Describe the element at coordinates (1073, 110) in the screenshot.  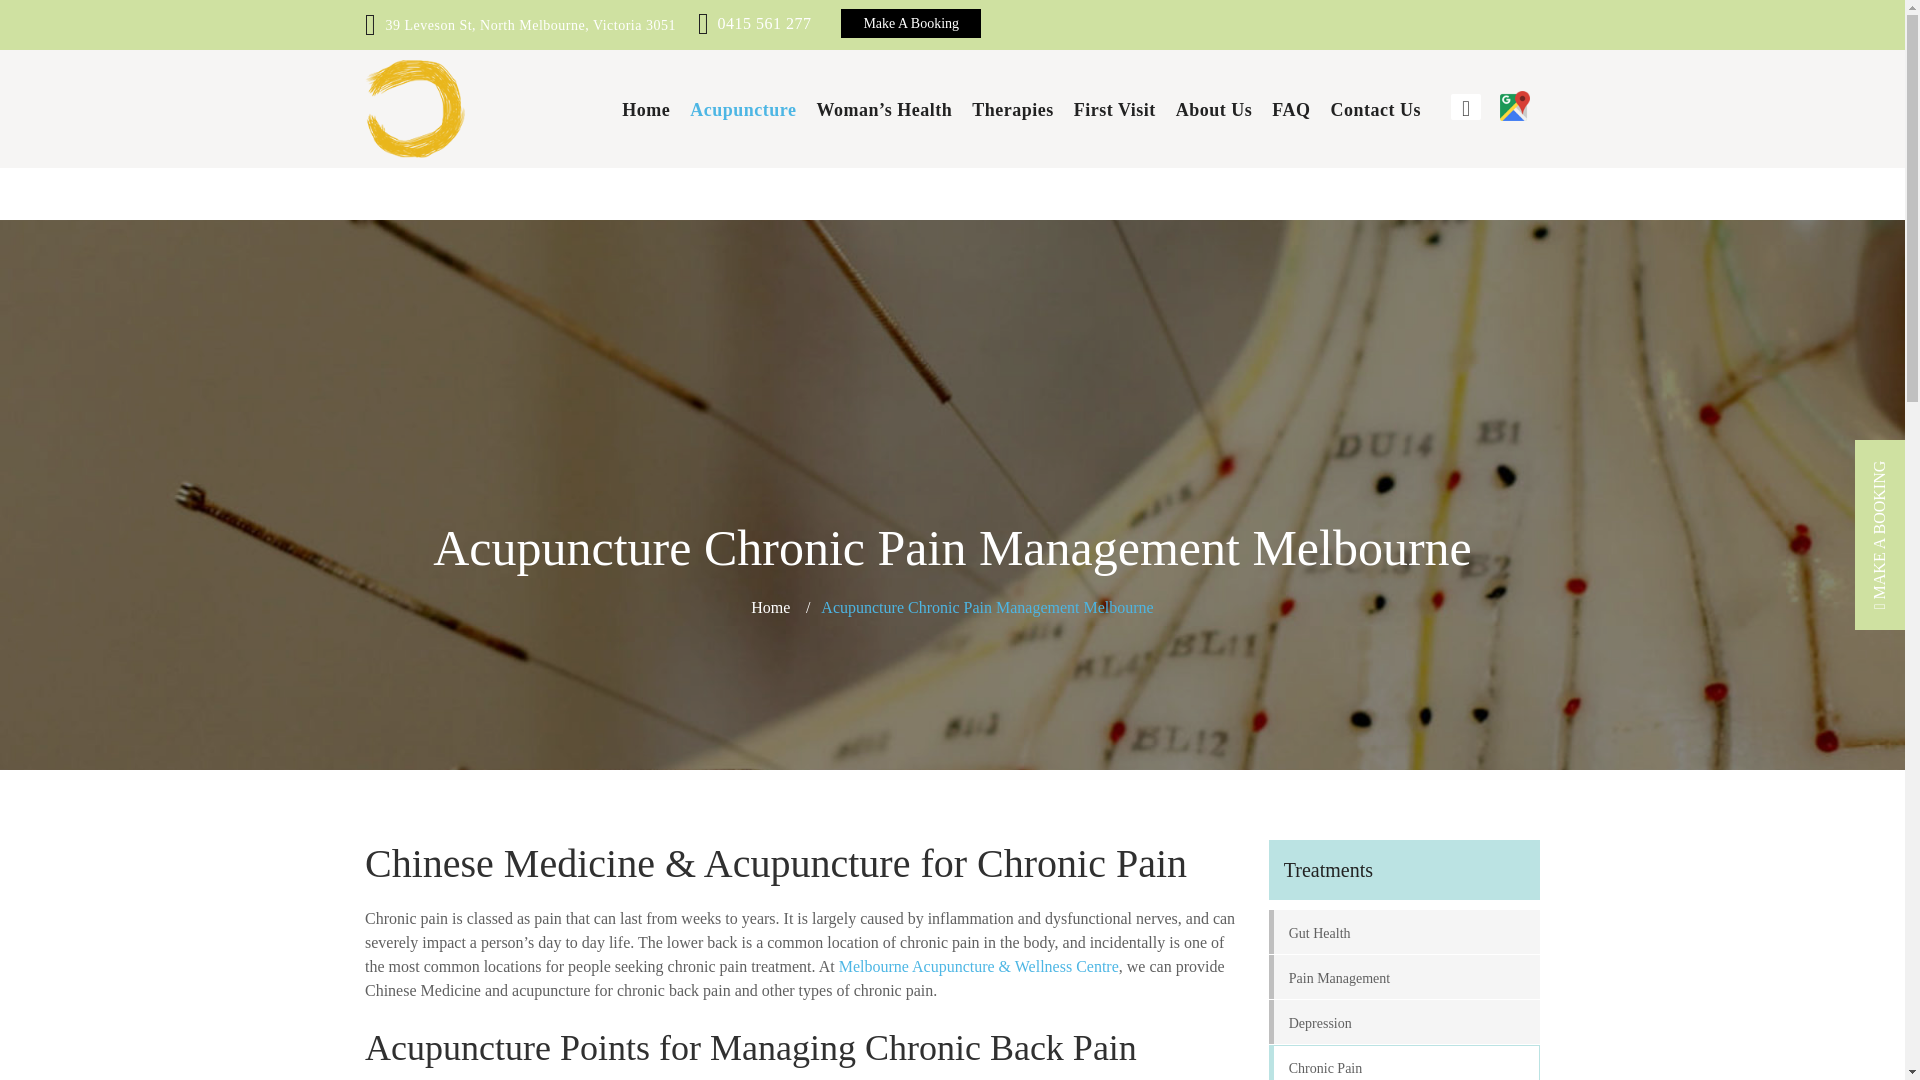
I see `'First Visit'` at that location.